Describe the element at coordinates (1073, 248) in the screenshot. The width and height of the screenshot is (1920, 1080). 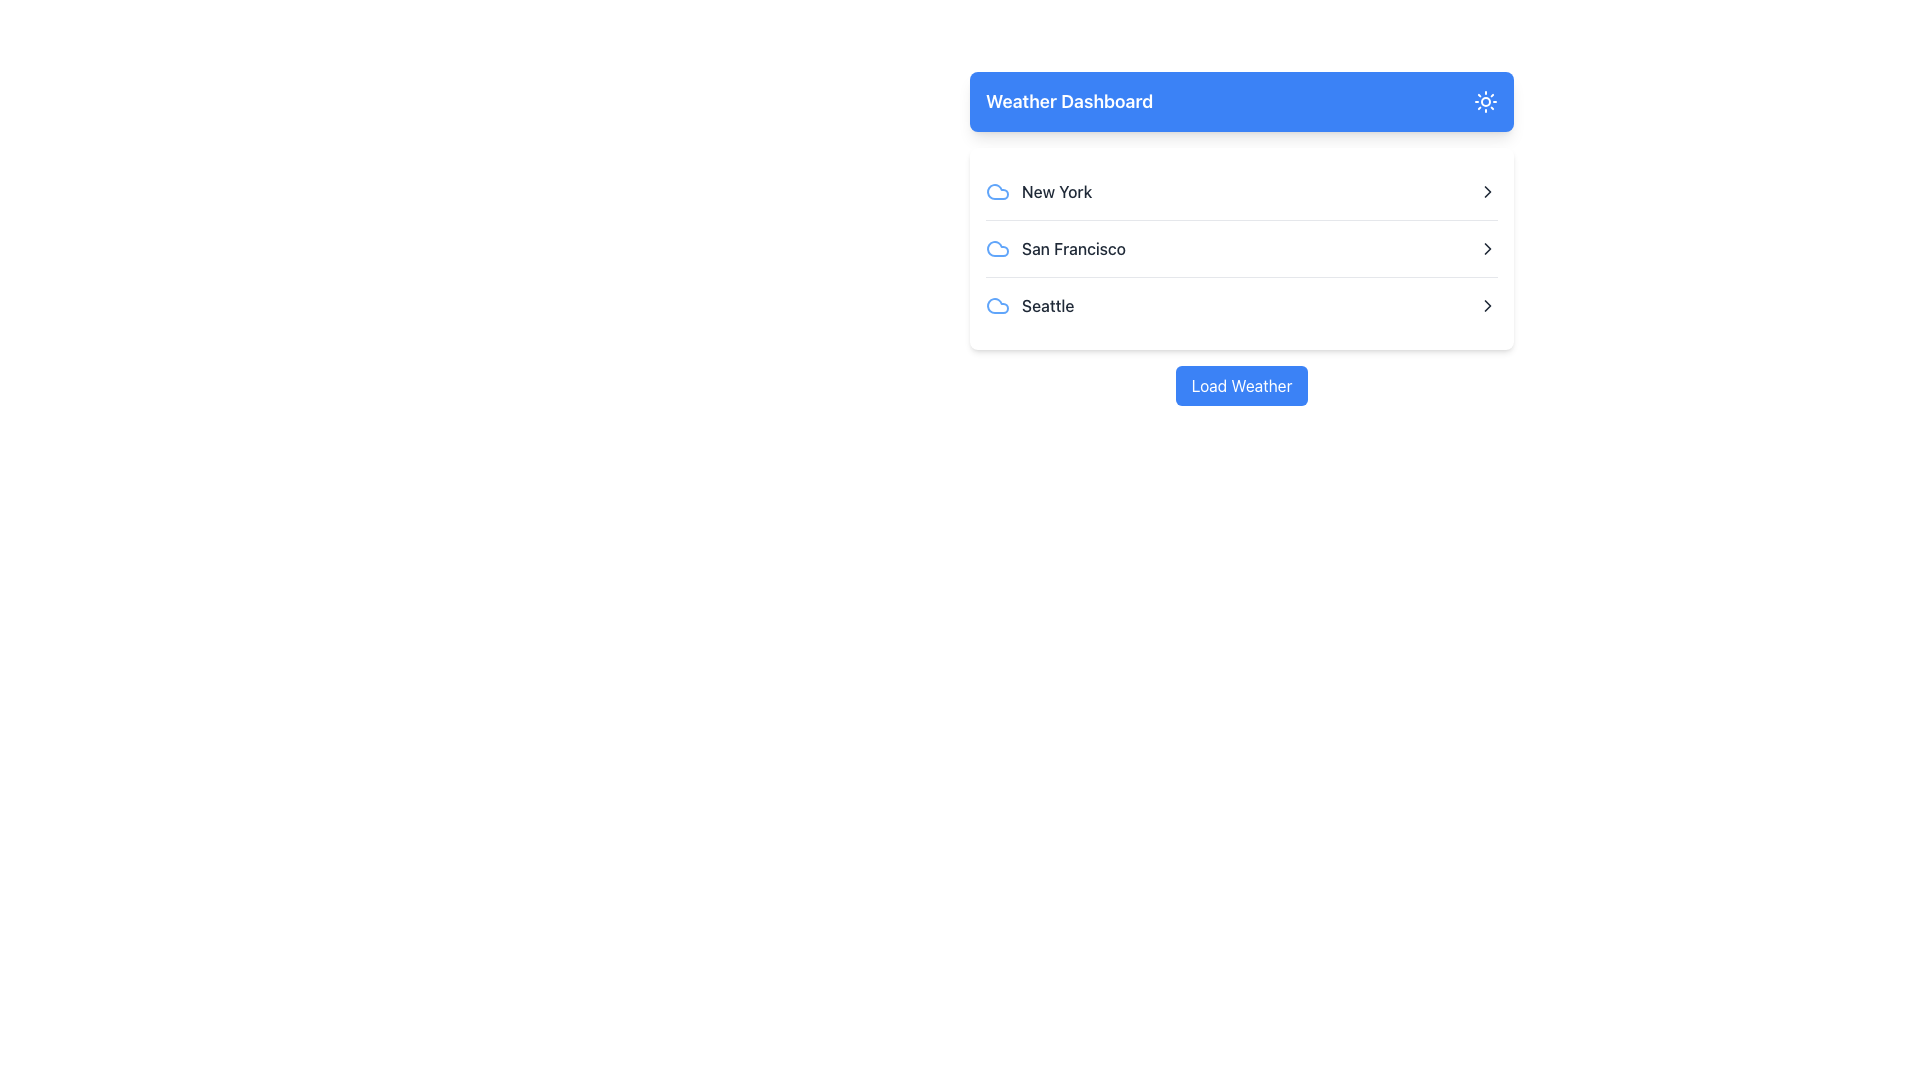
I see `the Text label identifying the selectable option for the city in the weather UI, located in the second row of the vertical list` at that location.